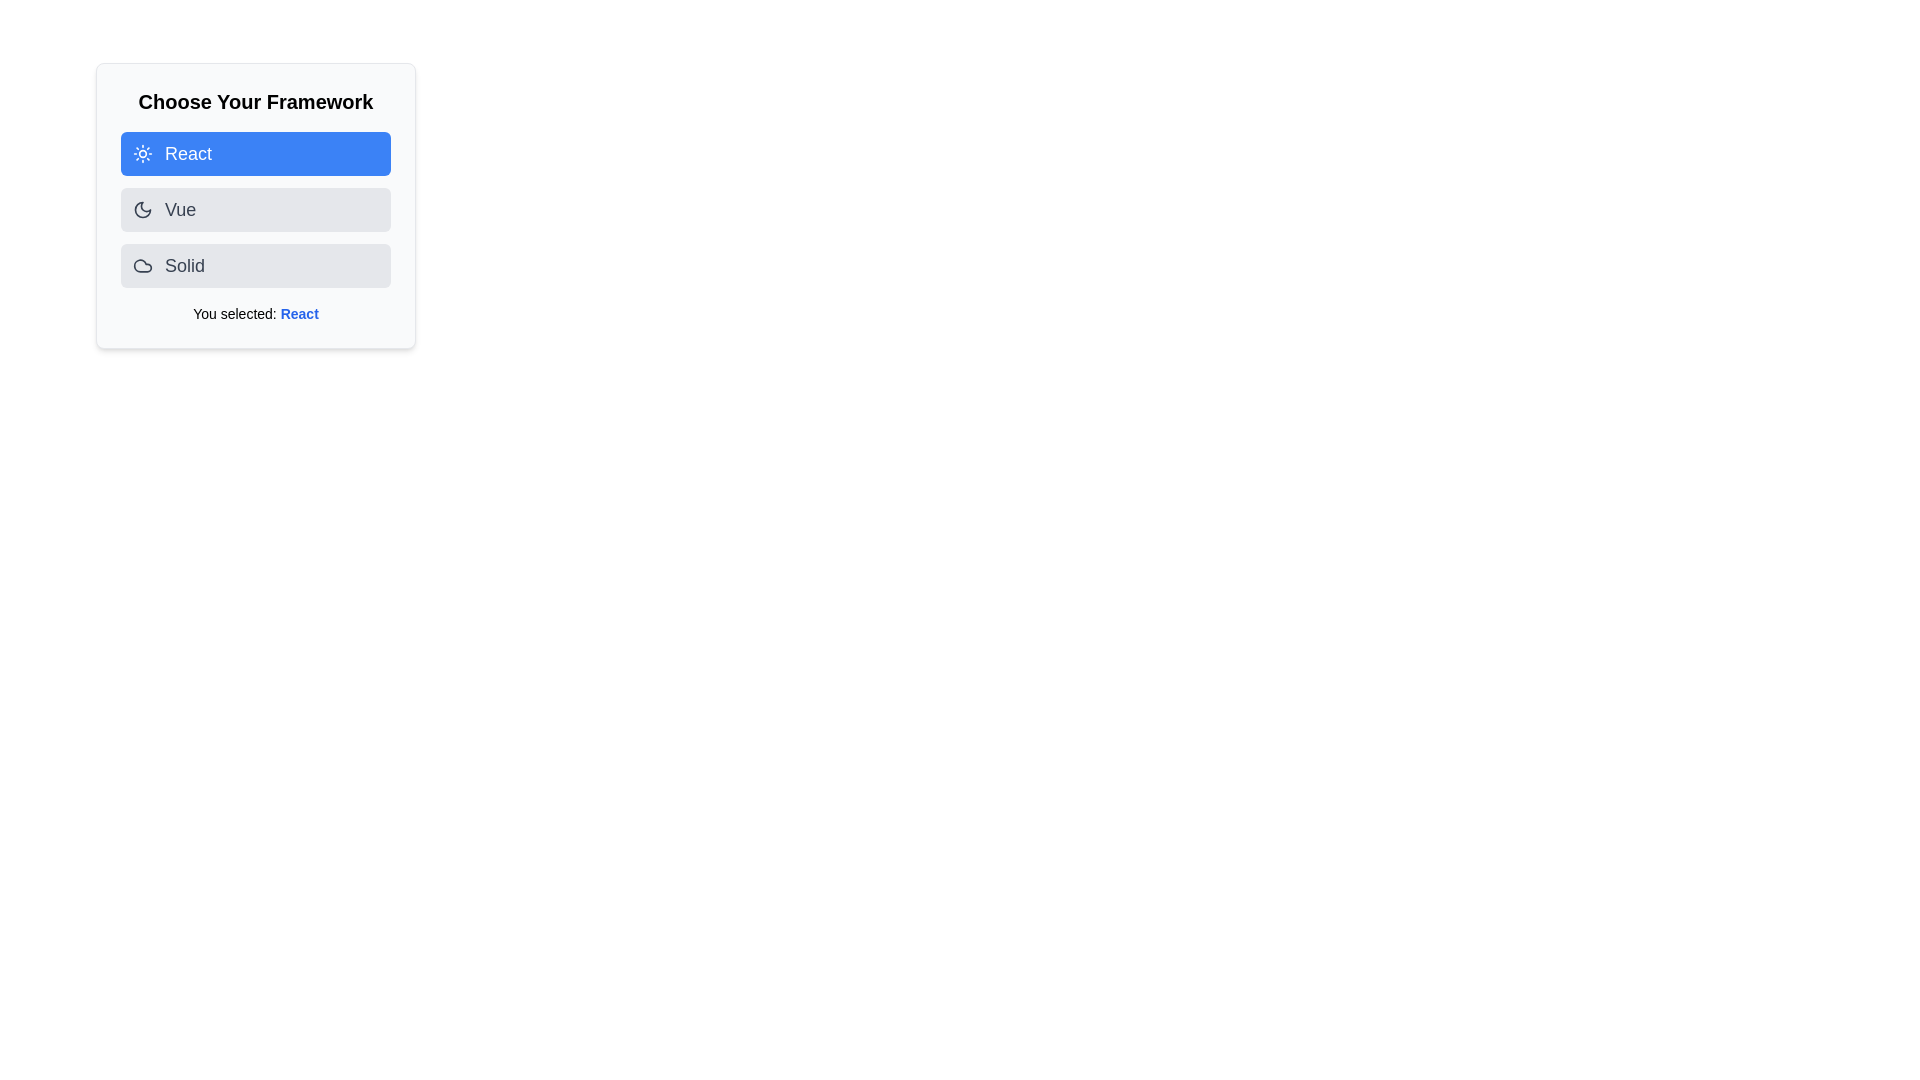 The height and width of the screenshot is (1080, 1920). I want to click on the button for selecting the 'Vue' framework, which is the second item in the vertical list of options, so click(254, 209).